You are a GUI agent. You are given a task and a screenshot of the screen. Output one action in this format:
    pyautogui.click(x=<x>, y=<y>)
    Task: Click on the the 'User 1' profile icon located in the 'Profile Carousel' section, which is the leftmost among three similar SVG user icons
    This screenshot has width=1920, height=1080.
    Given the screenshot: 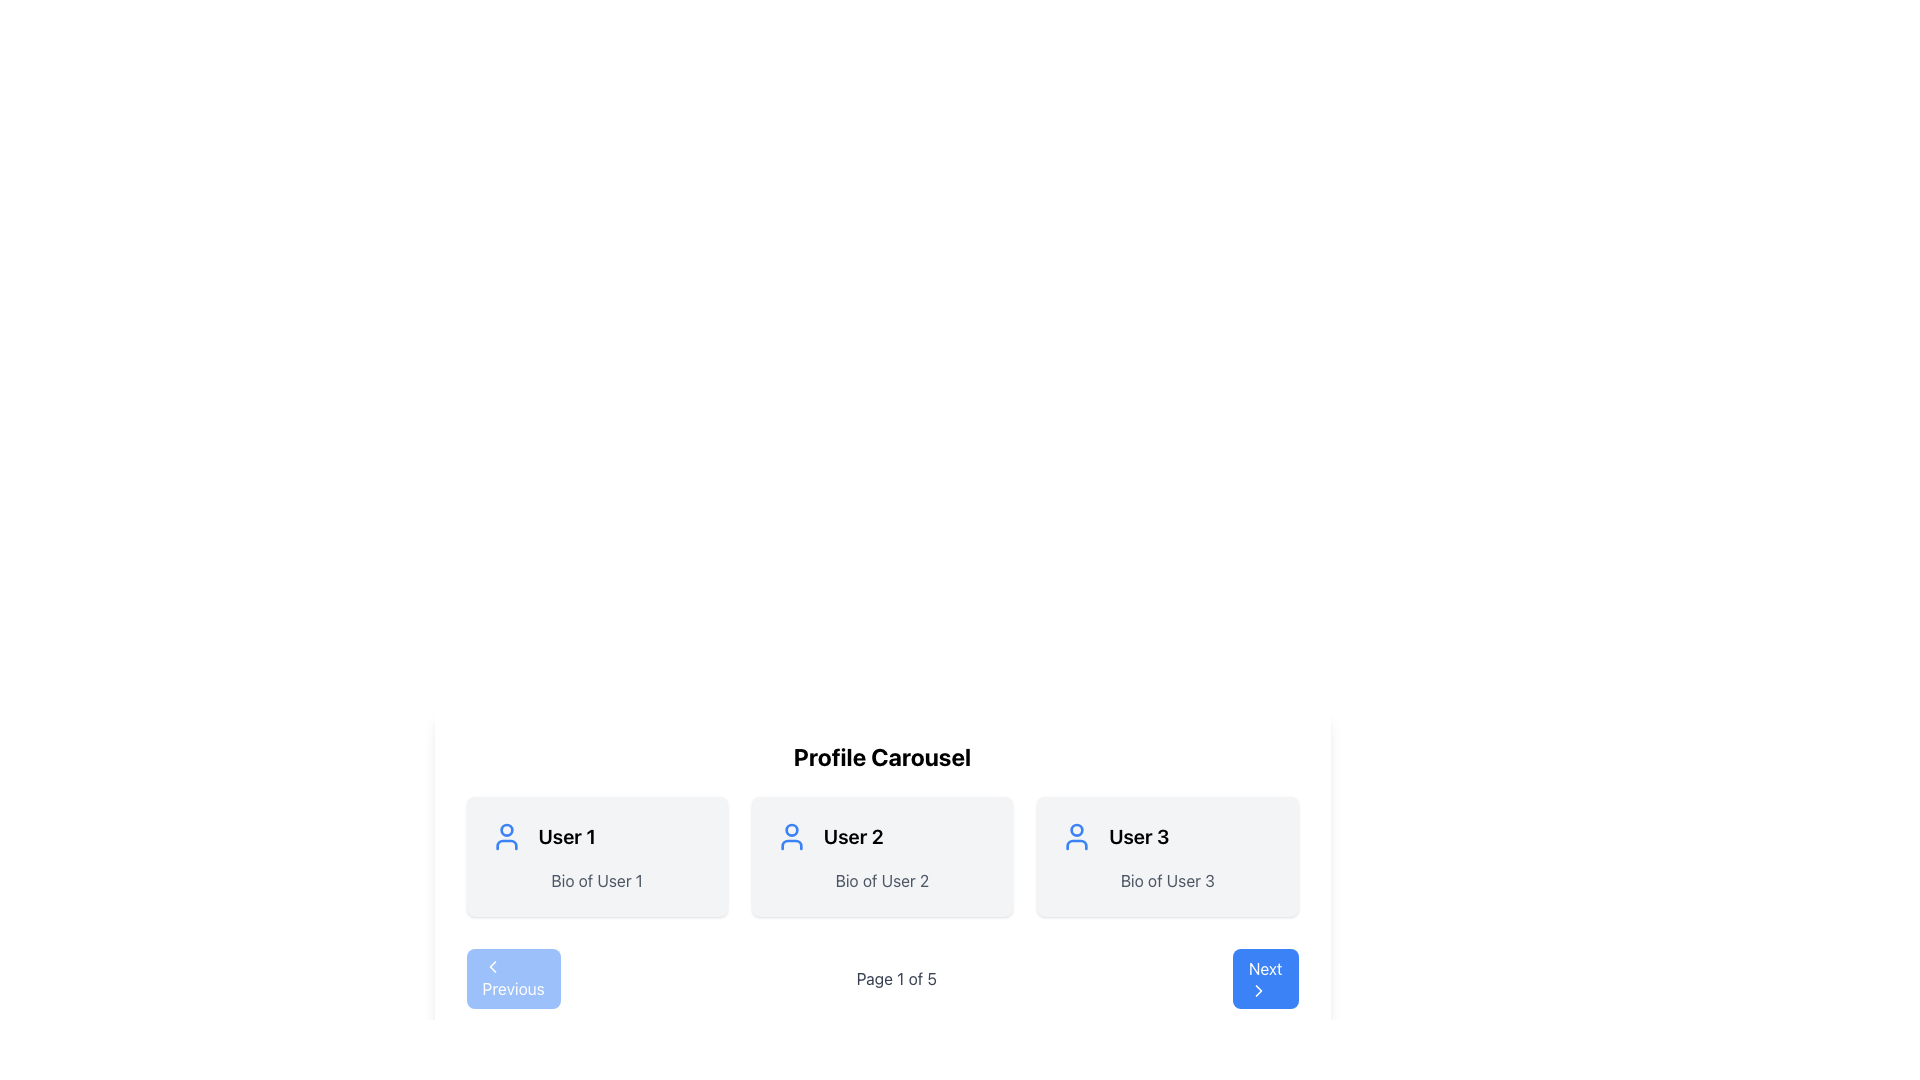 What is the action you would take?
    pyautogui.click(x=506, y=837)
    